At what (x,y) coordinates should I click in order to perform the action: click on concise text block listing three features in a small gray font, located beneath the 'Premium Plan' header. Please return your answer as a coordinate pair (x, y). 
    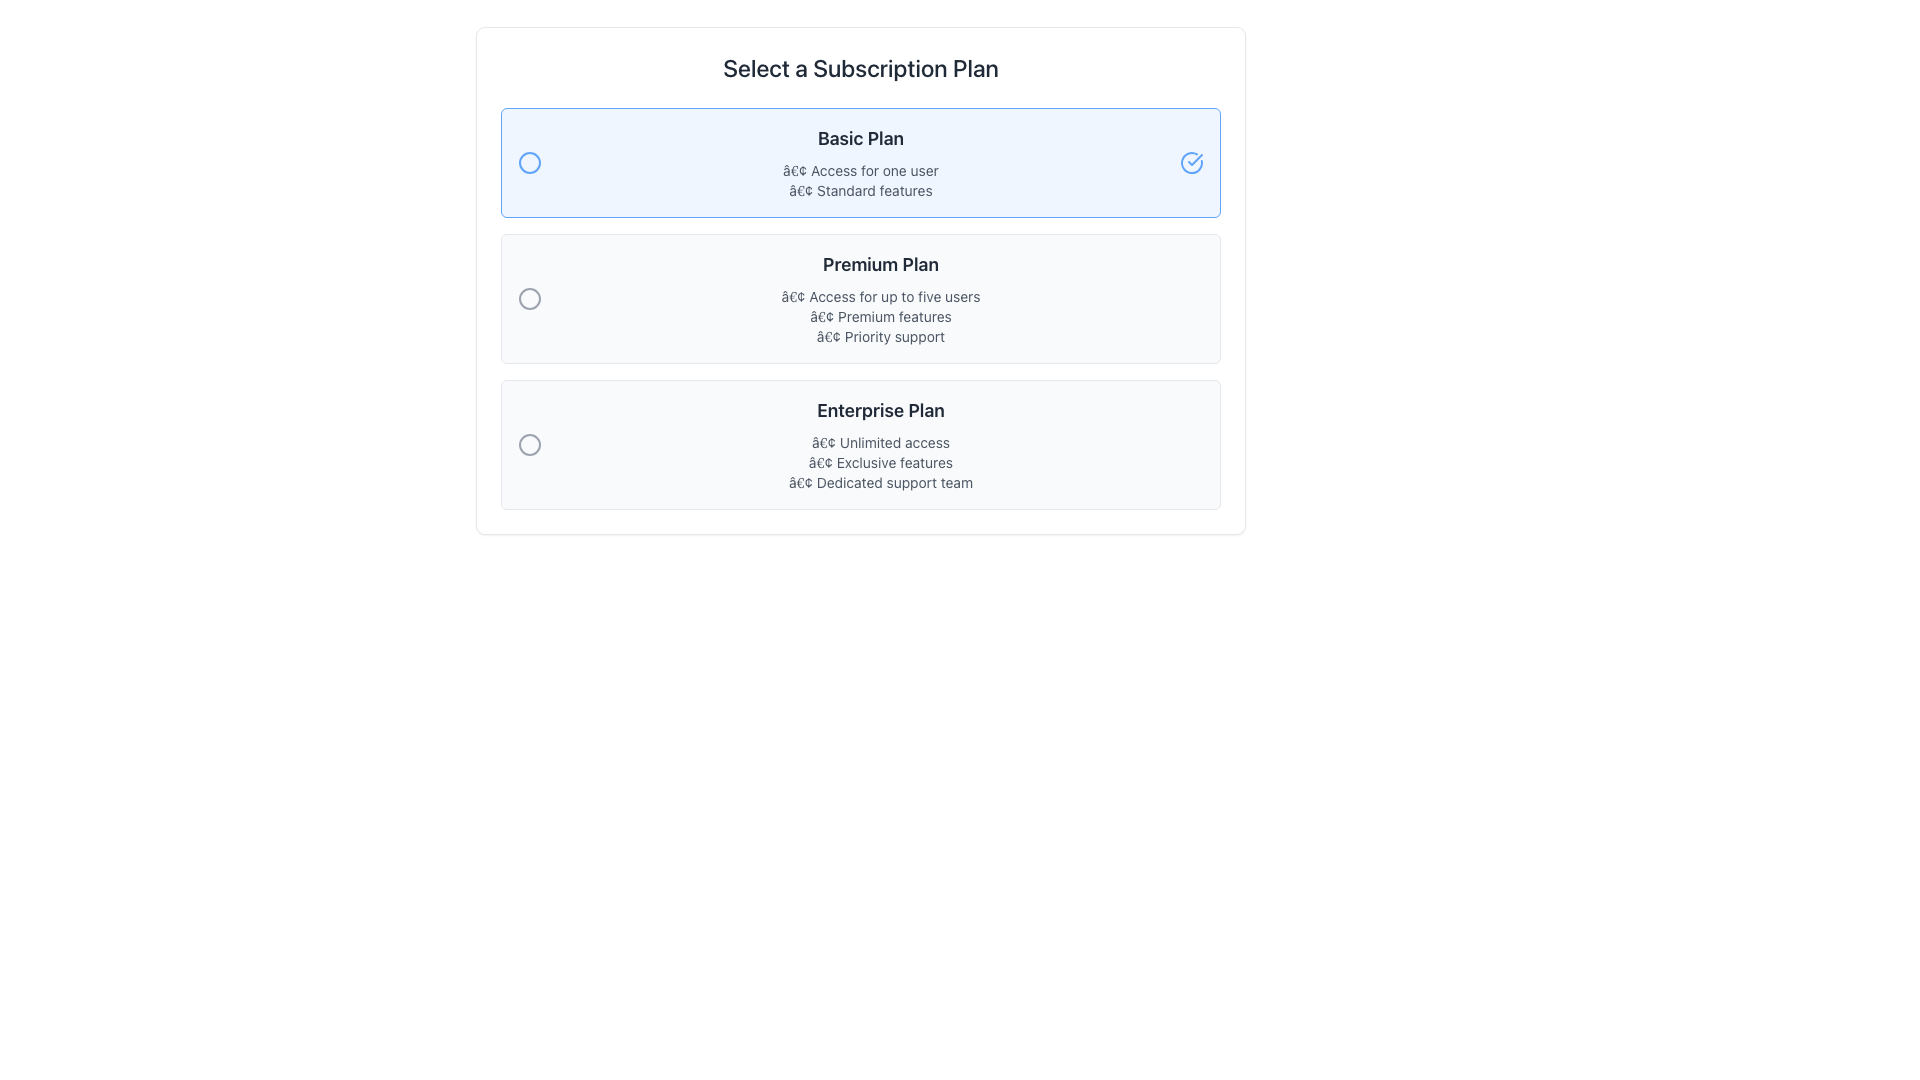
    Looking at the image, I should click on (880, 315).